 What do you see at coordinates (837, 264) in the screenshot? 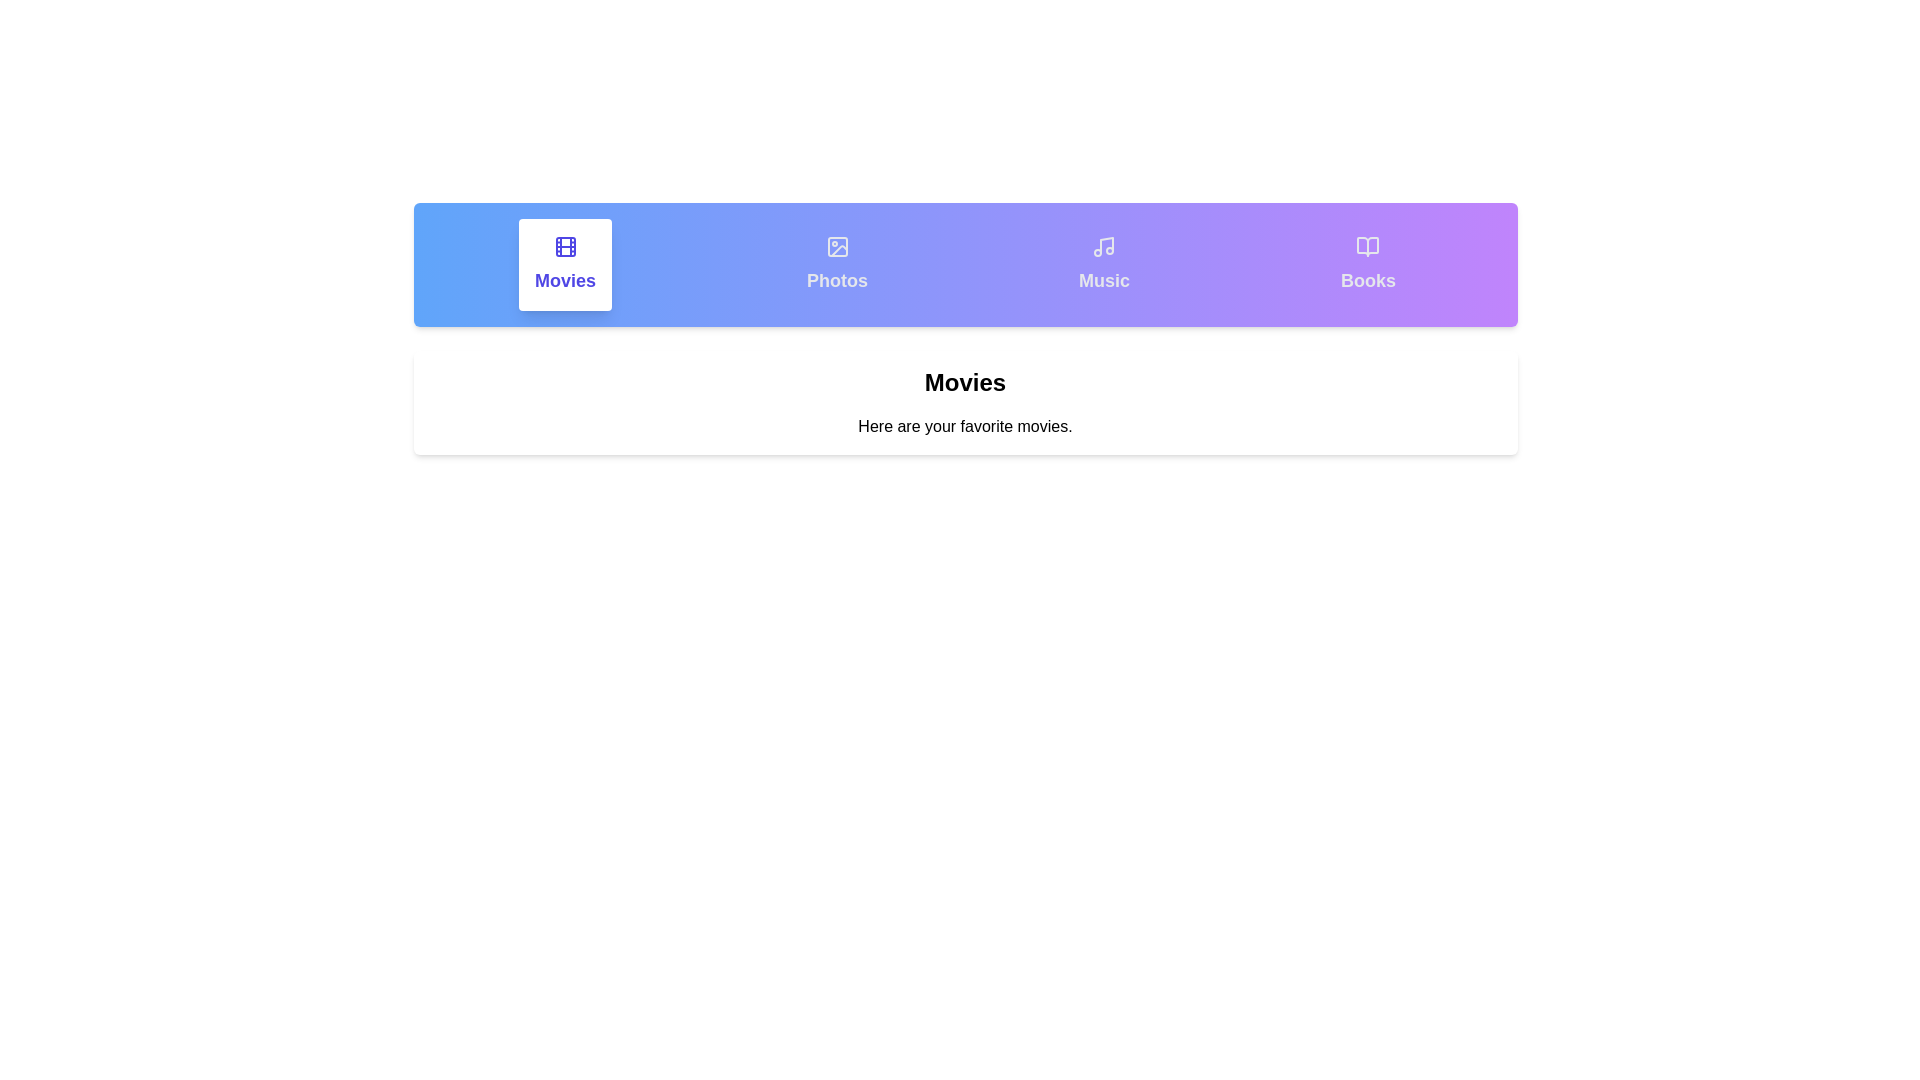
I see `the Photos tab to view its hover effects` at bounding box center [837, 264].